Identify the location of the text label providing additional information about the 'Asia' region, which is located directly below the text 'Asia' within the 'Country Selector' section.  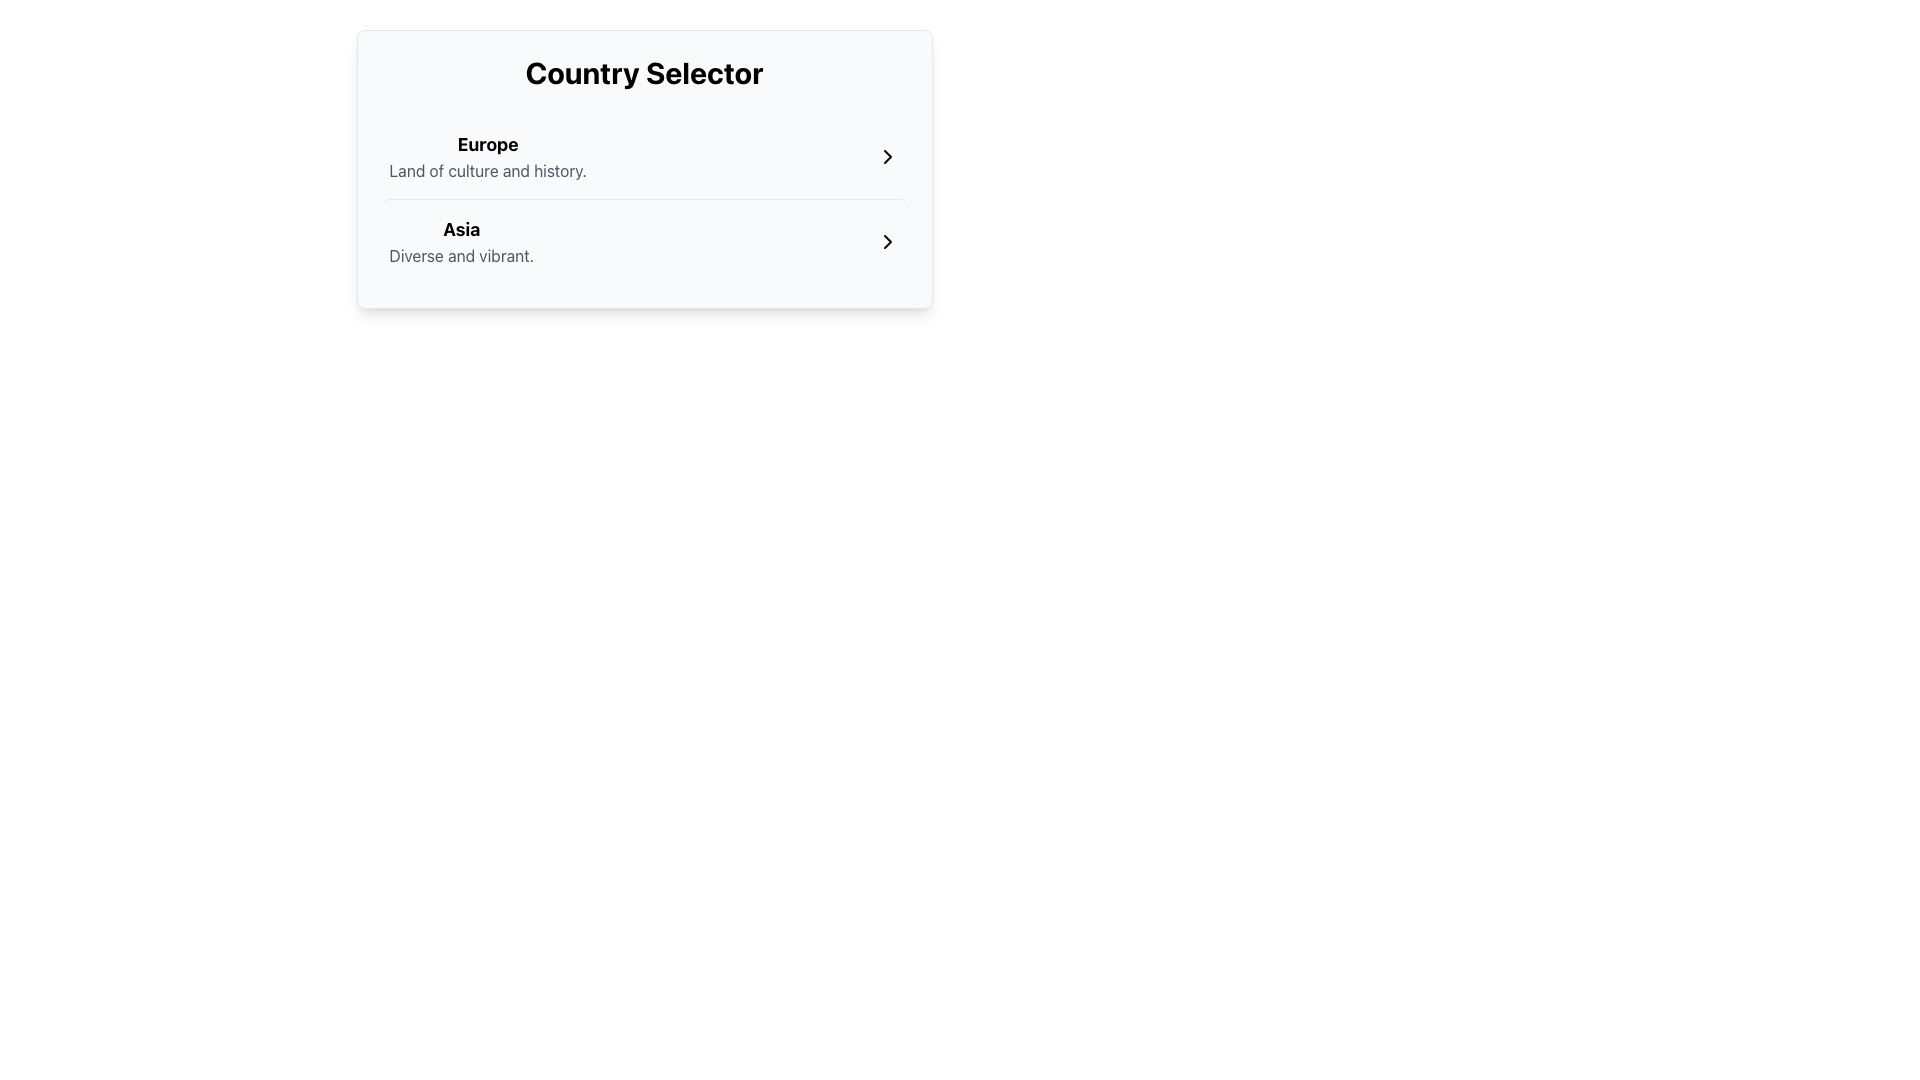
(460, 254).